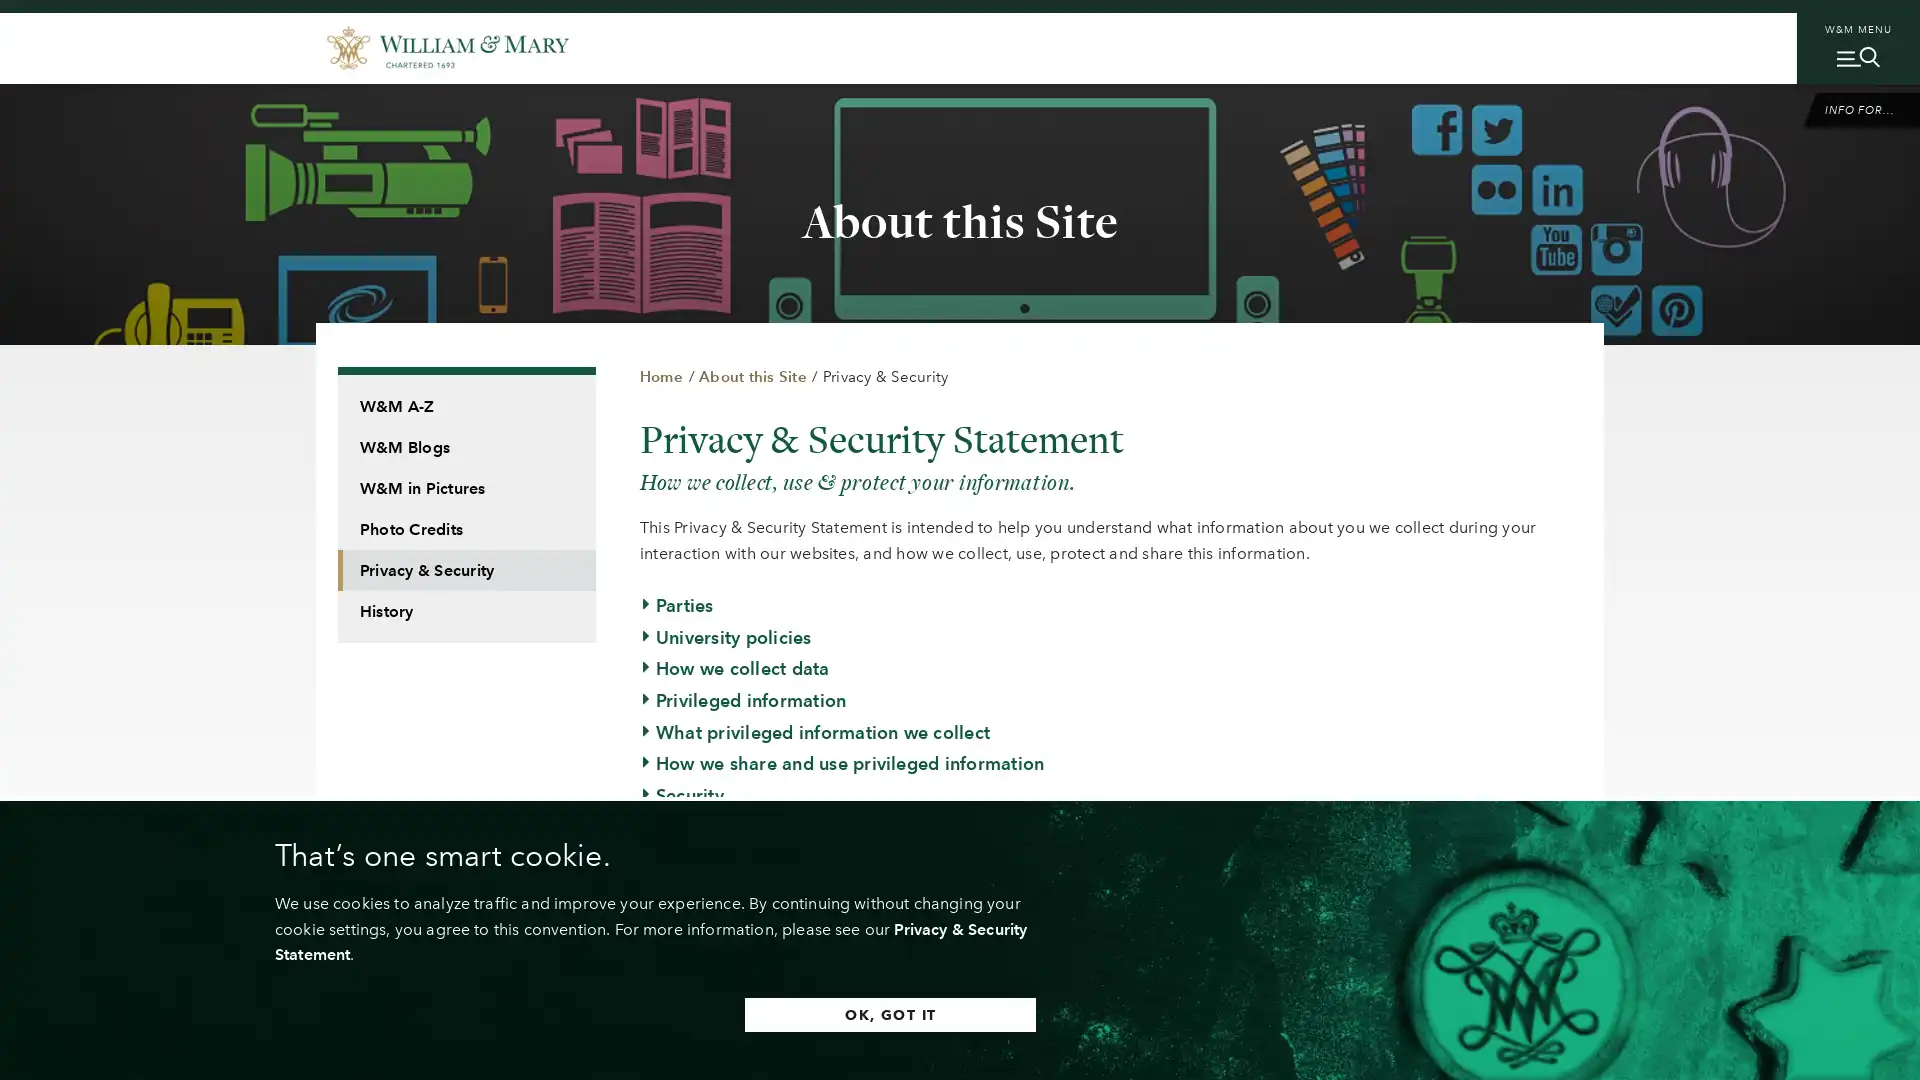  What do you see at coordinates (733, 668) in the screenshot?
I see `How we collect data` at bounding box center [733, 668].